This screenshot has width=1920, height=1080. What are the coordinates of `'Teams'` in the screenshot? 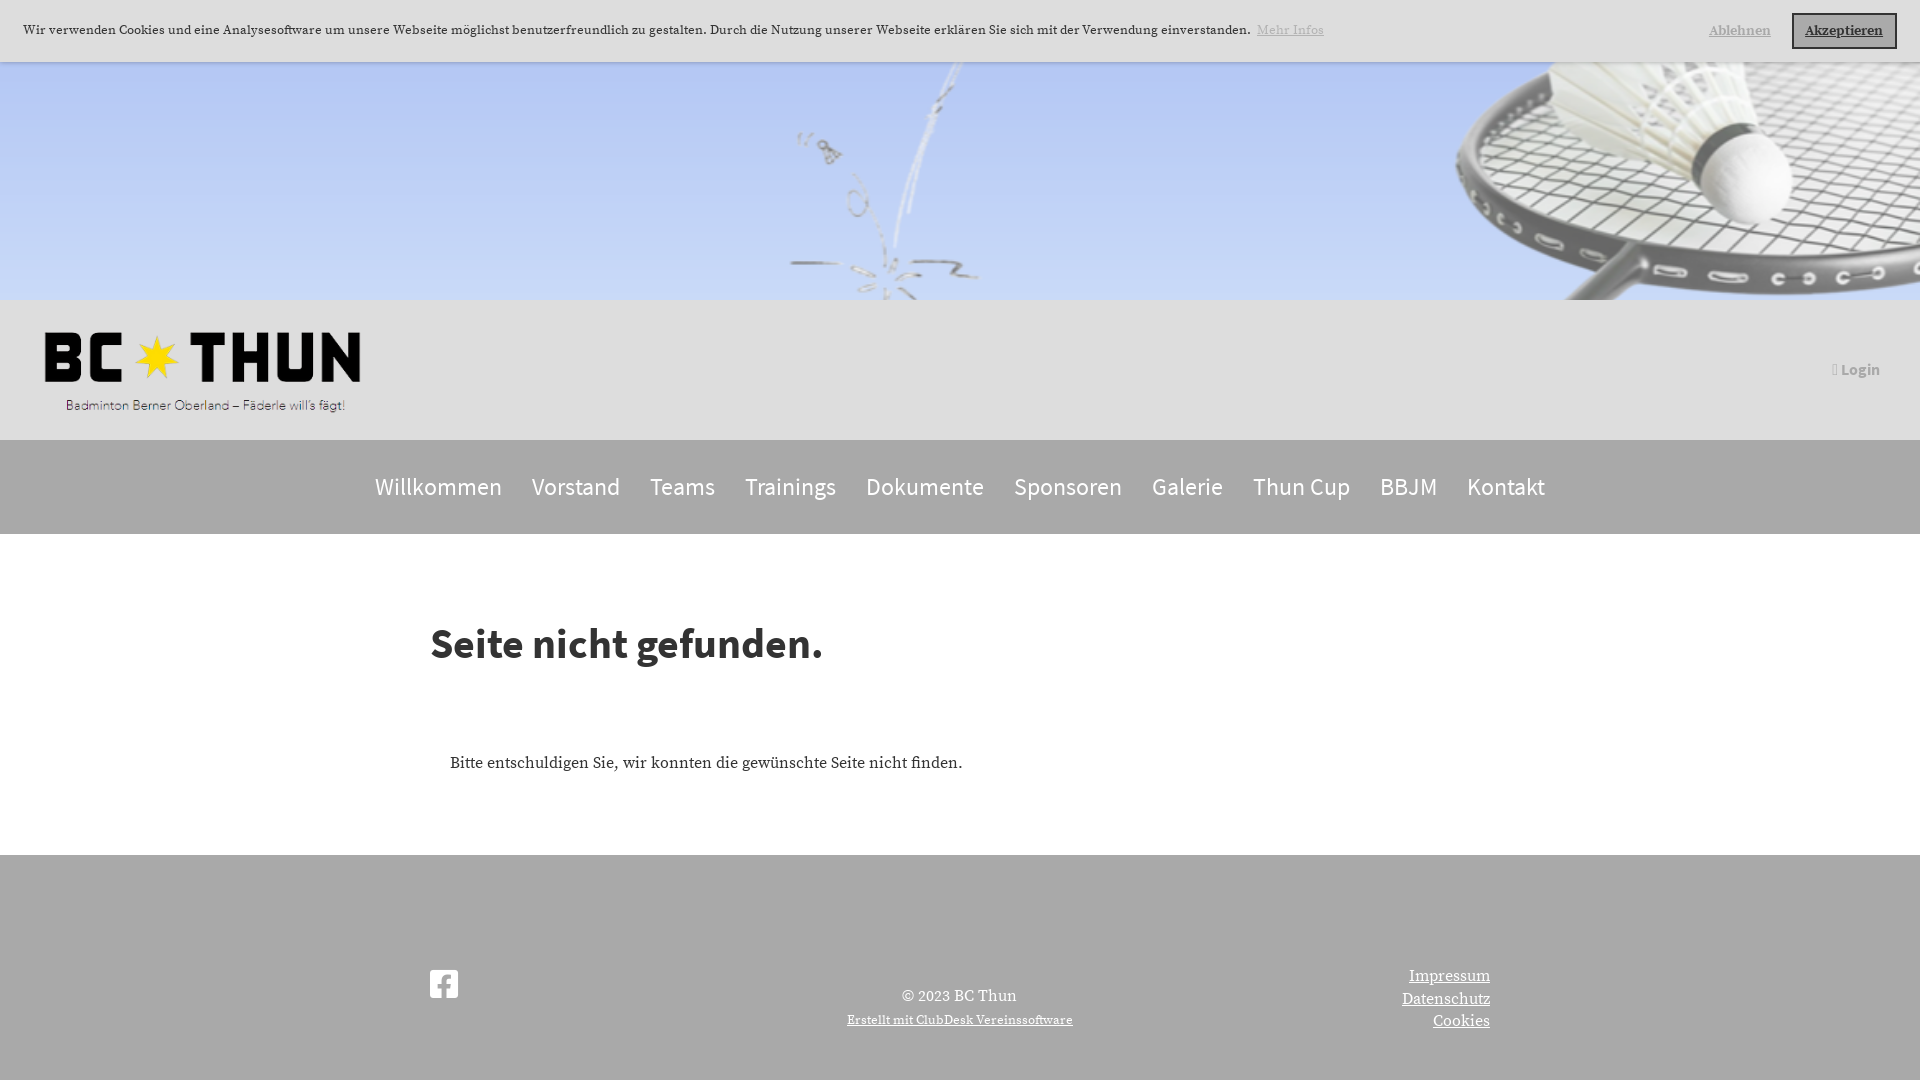 It's located at (633, 486).